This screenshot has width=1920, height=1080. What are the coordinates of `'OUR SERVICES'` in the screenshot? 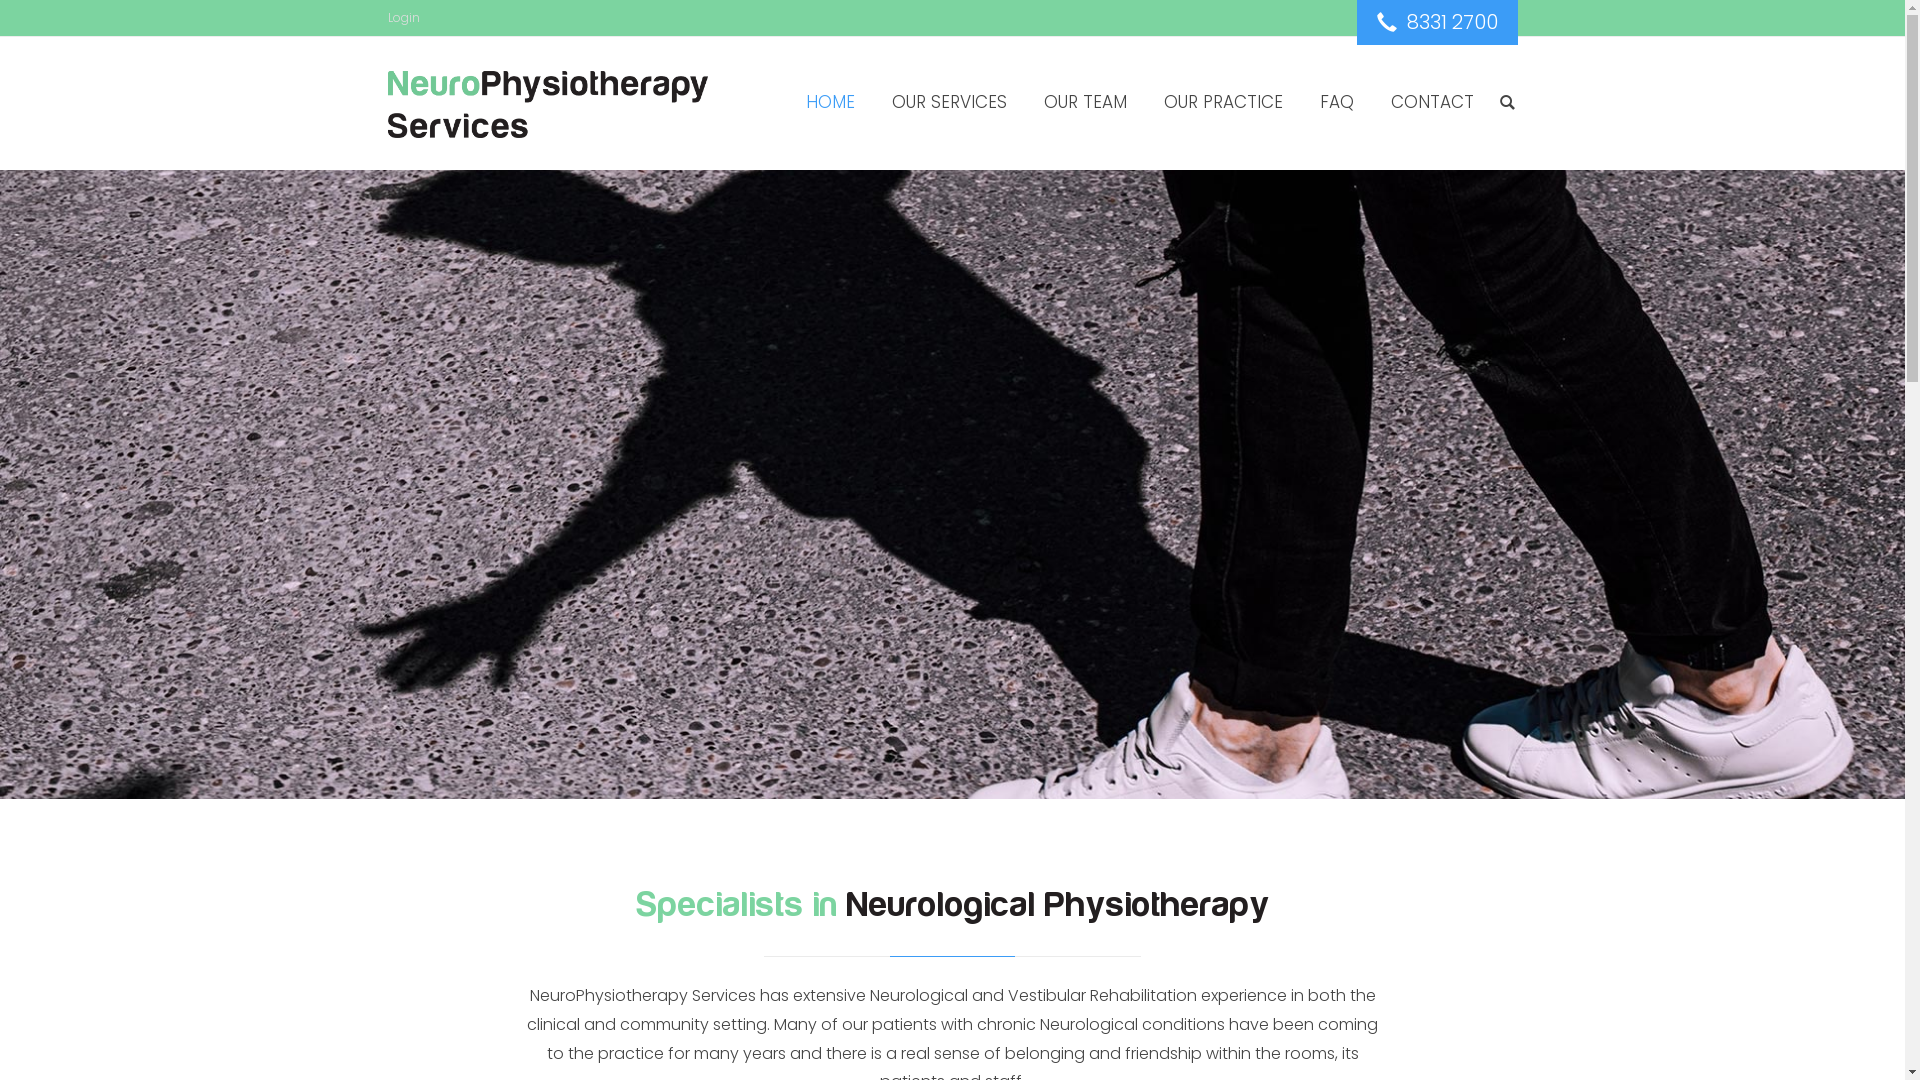 It's located at (873, 101).